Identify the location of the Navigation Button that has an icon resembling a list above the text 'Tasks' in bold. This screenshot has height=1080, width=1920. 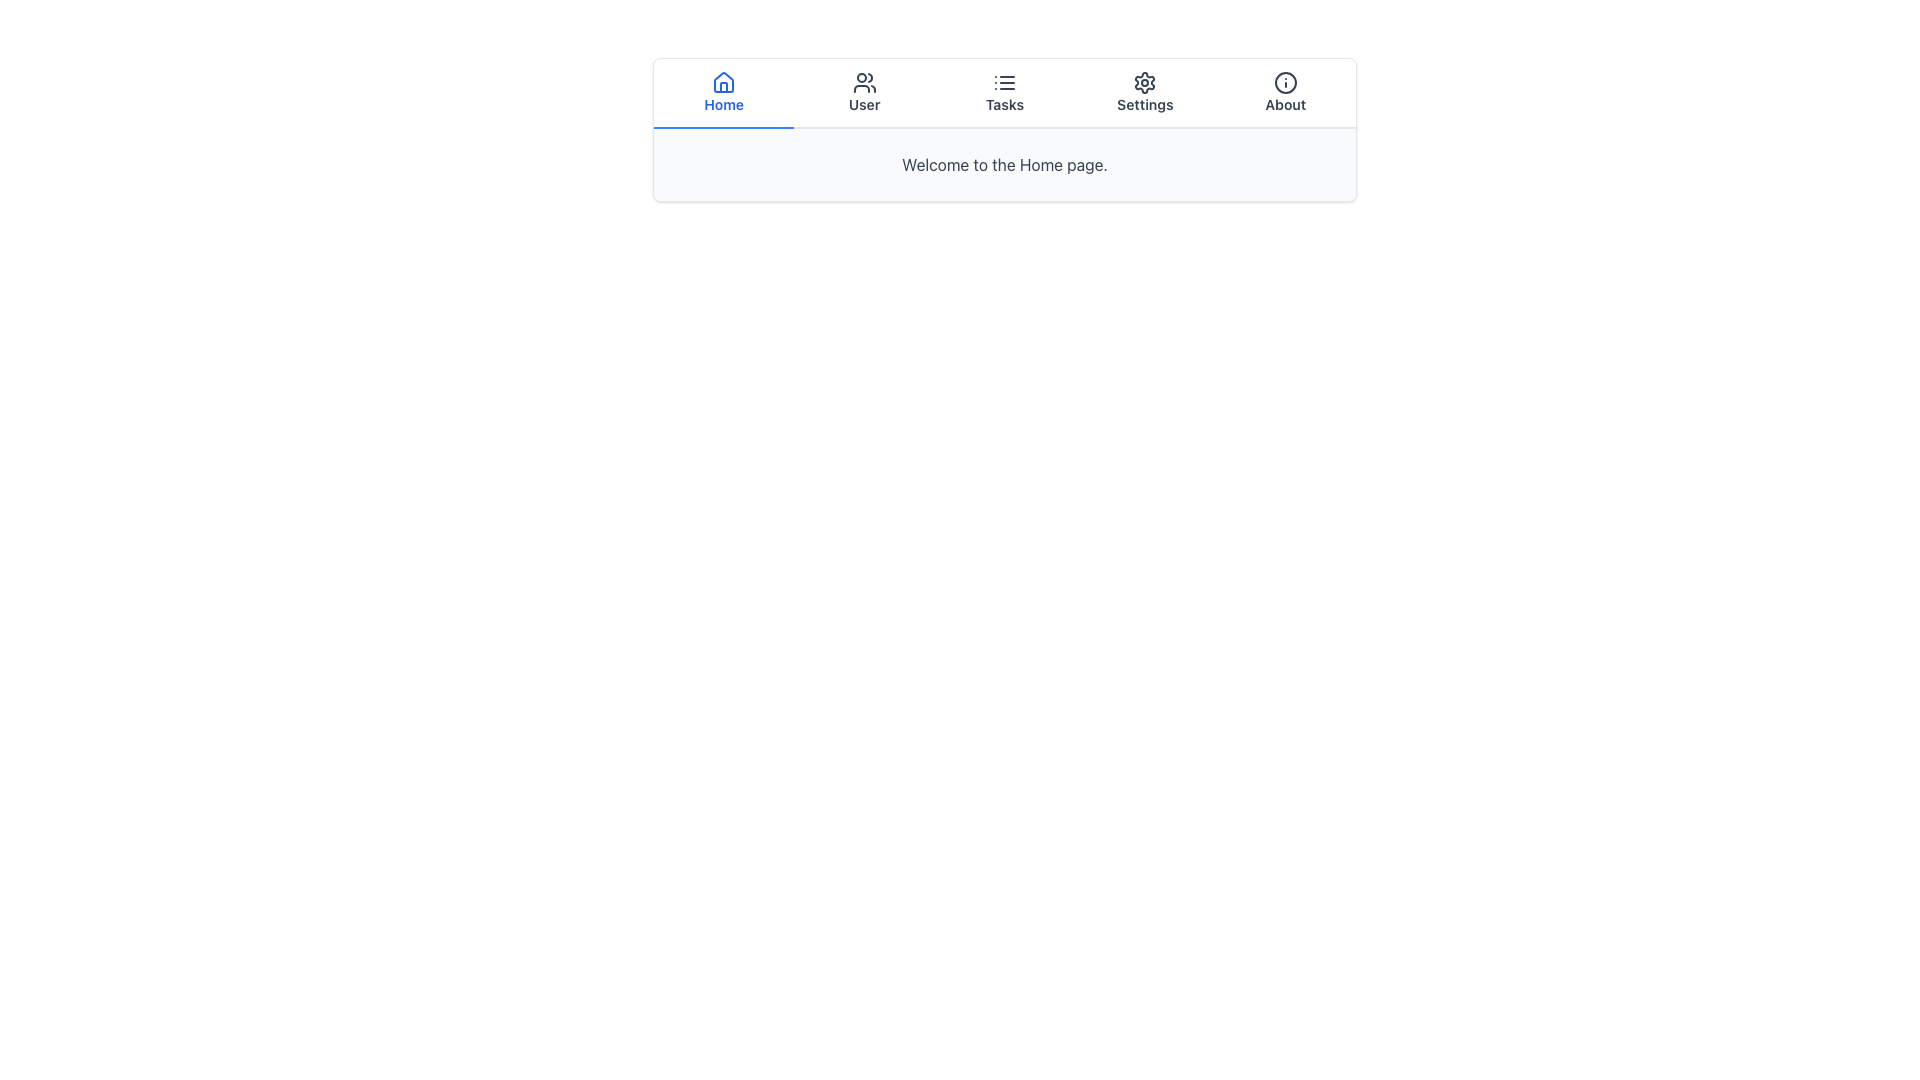
(1003, 93).